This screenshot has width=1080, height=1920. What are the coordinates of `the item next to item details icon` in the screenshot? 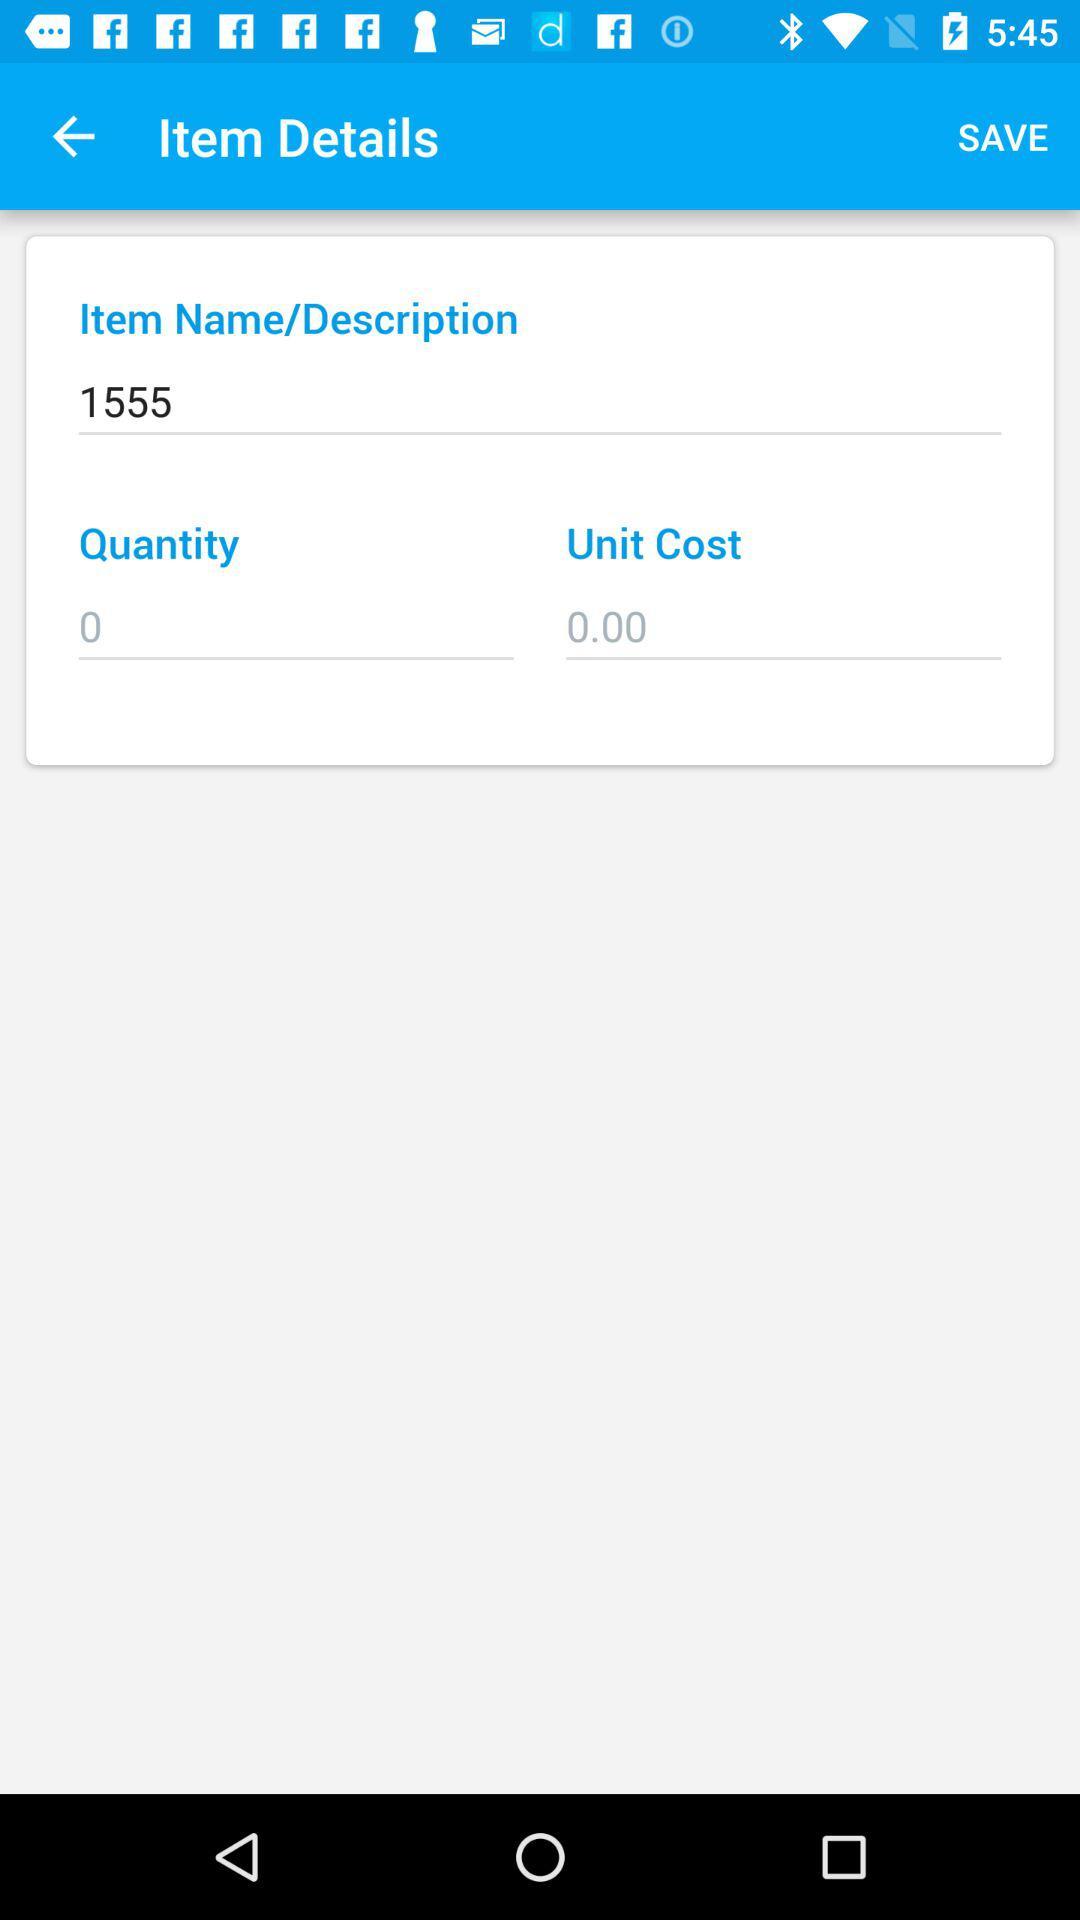 It's located at (1003, 135).